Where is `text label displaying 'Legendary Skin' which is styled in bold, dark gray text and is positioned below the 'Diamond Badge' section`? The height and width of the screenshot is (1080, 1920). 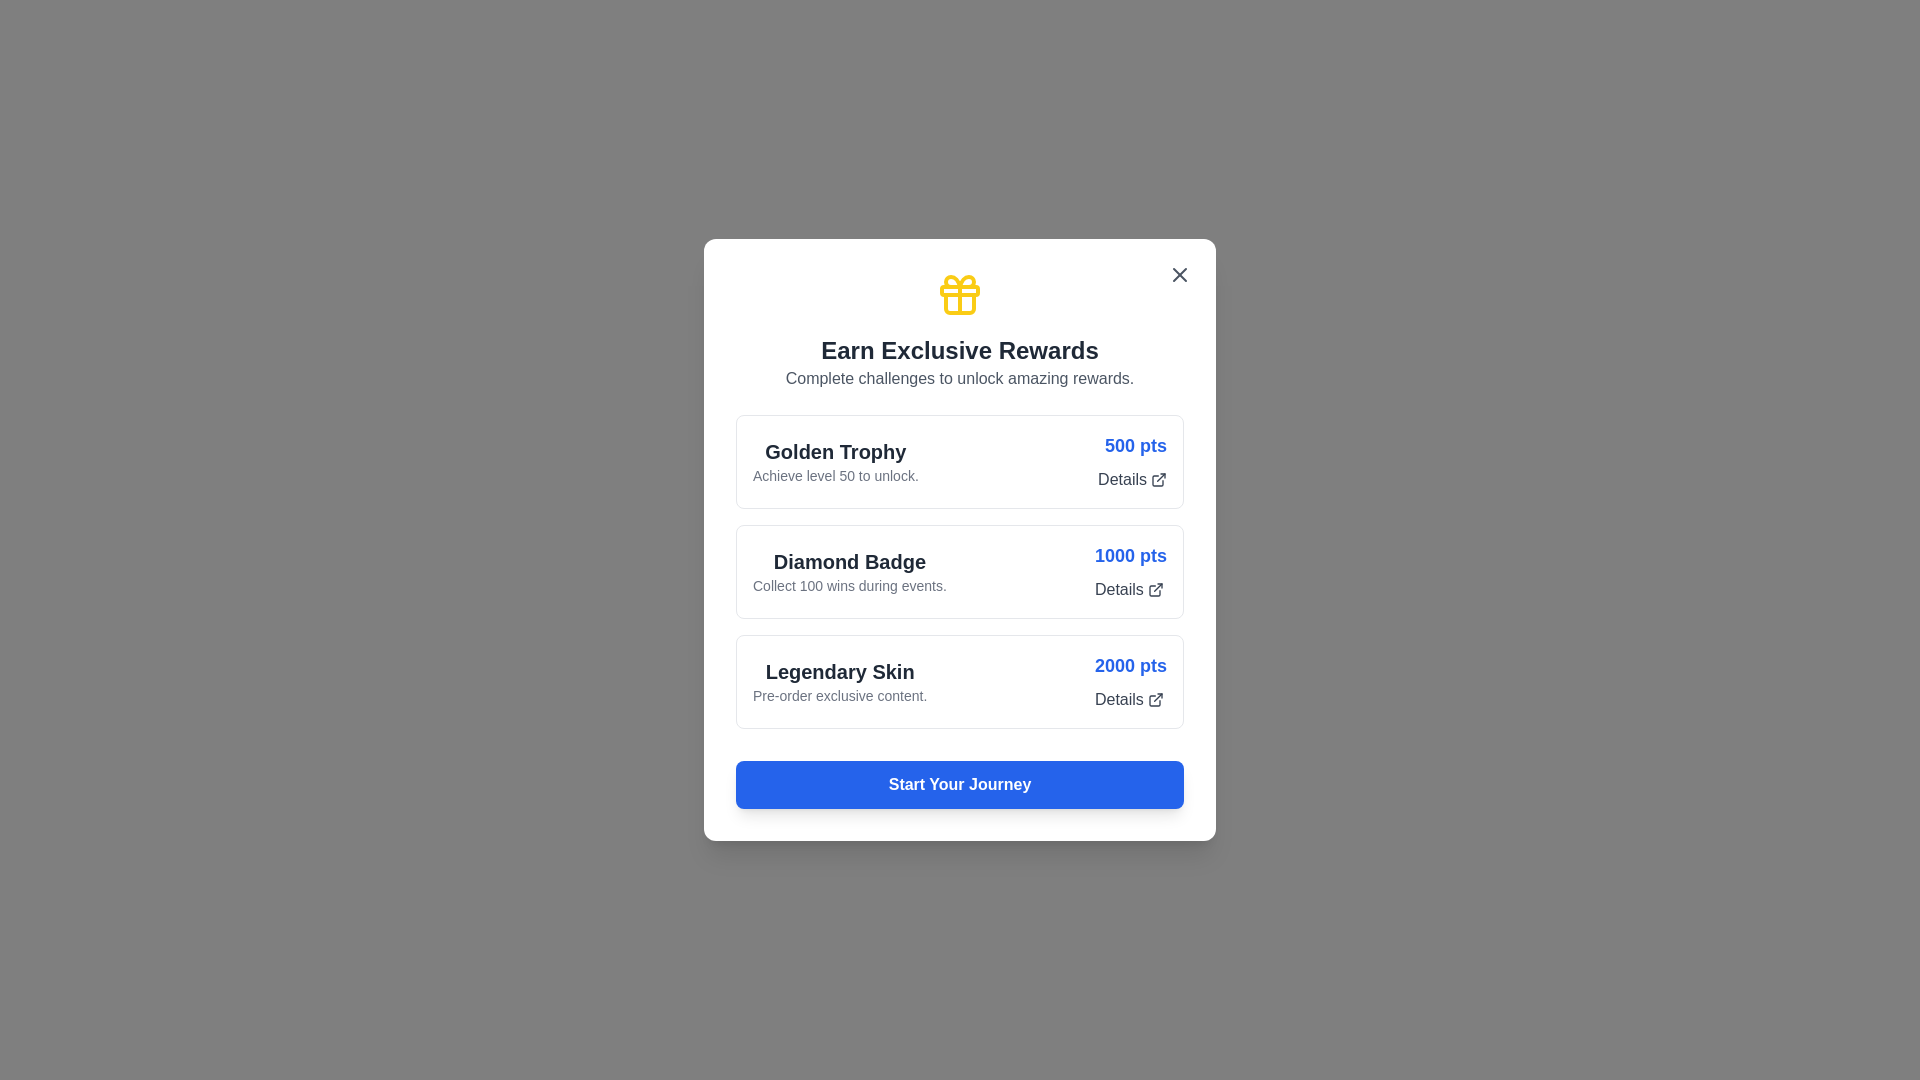
text label displaying 'Legendary Skin' which is styled in bold, dark gray text and is positioned below the 'Diamond Badge' section is located at coordinates (840, 671).